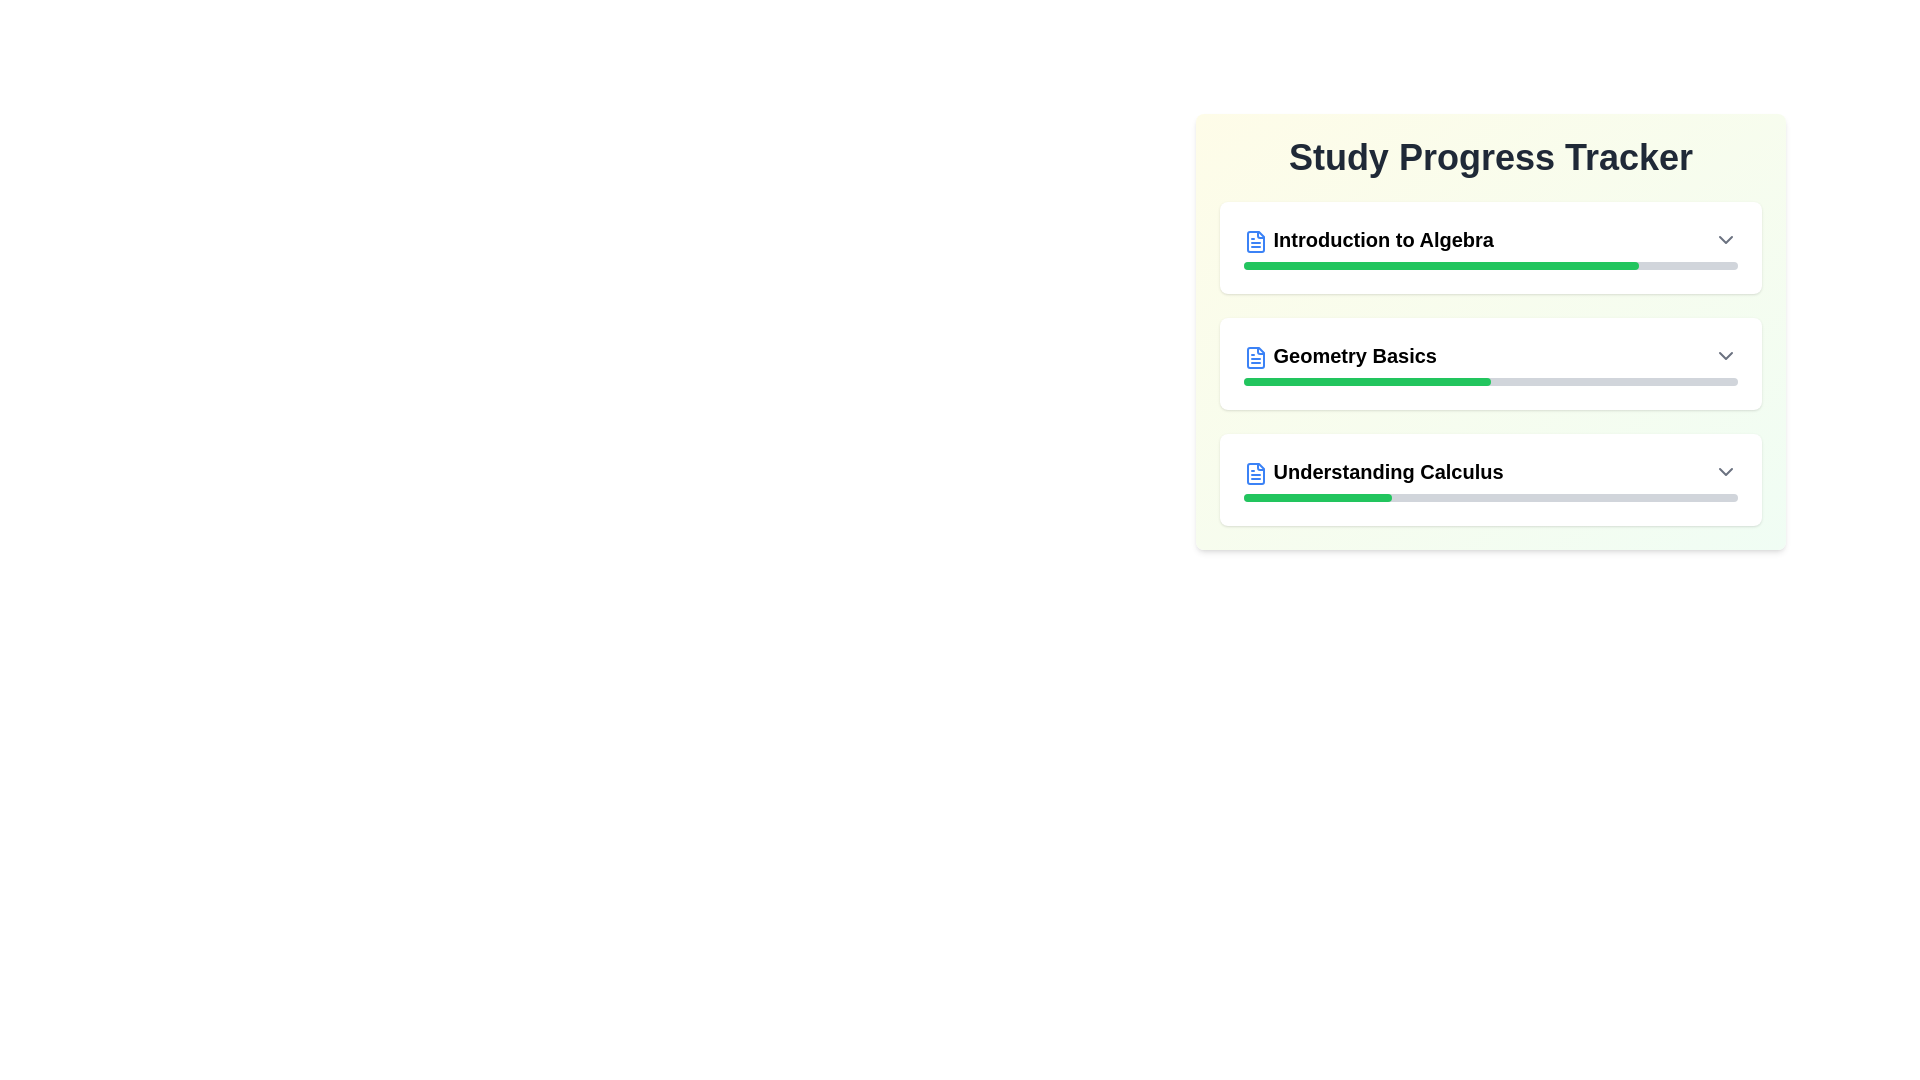 The height and width of the screenshot is (1080, 1920). I want to click on the progress bar indicating 30% completion below the 'Understanding Calculus' section in the Study Progress Tracker, so click(1491, 496).